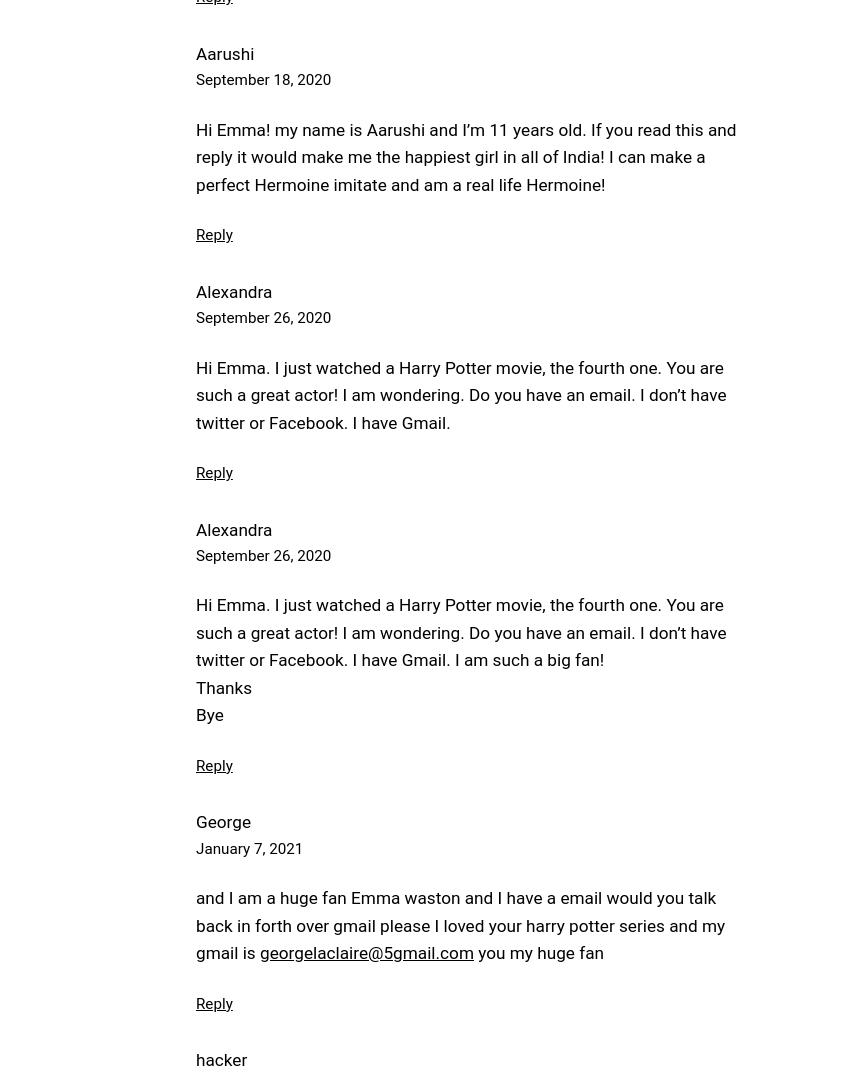 This screenshot has height=1074, width=850. I want to click on 'Bye', so click(195, 714).